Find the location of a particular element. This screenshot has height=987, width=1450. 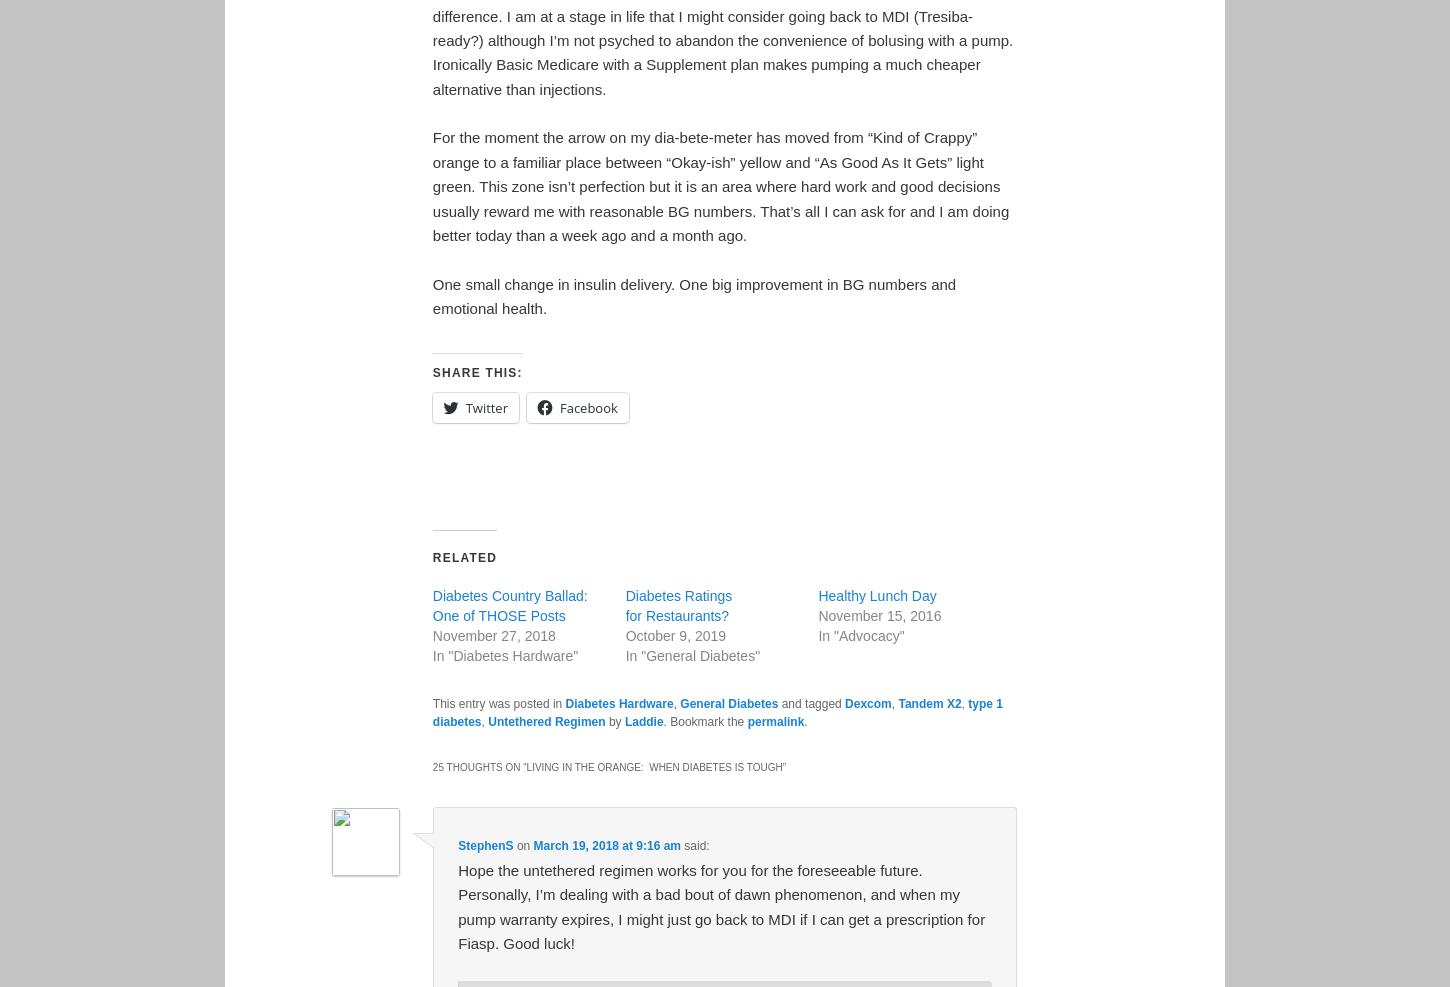

'One small change in insulin delivery. One big improvement in BG numbers and emotional health.' is located at coordinates (692, 295).